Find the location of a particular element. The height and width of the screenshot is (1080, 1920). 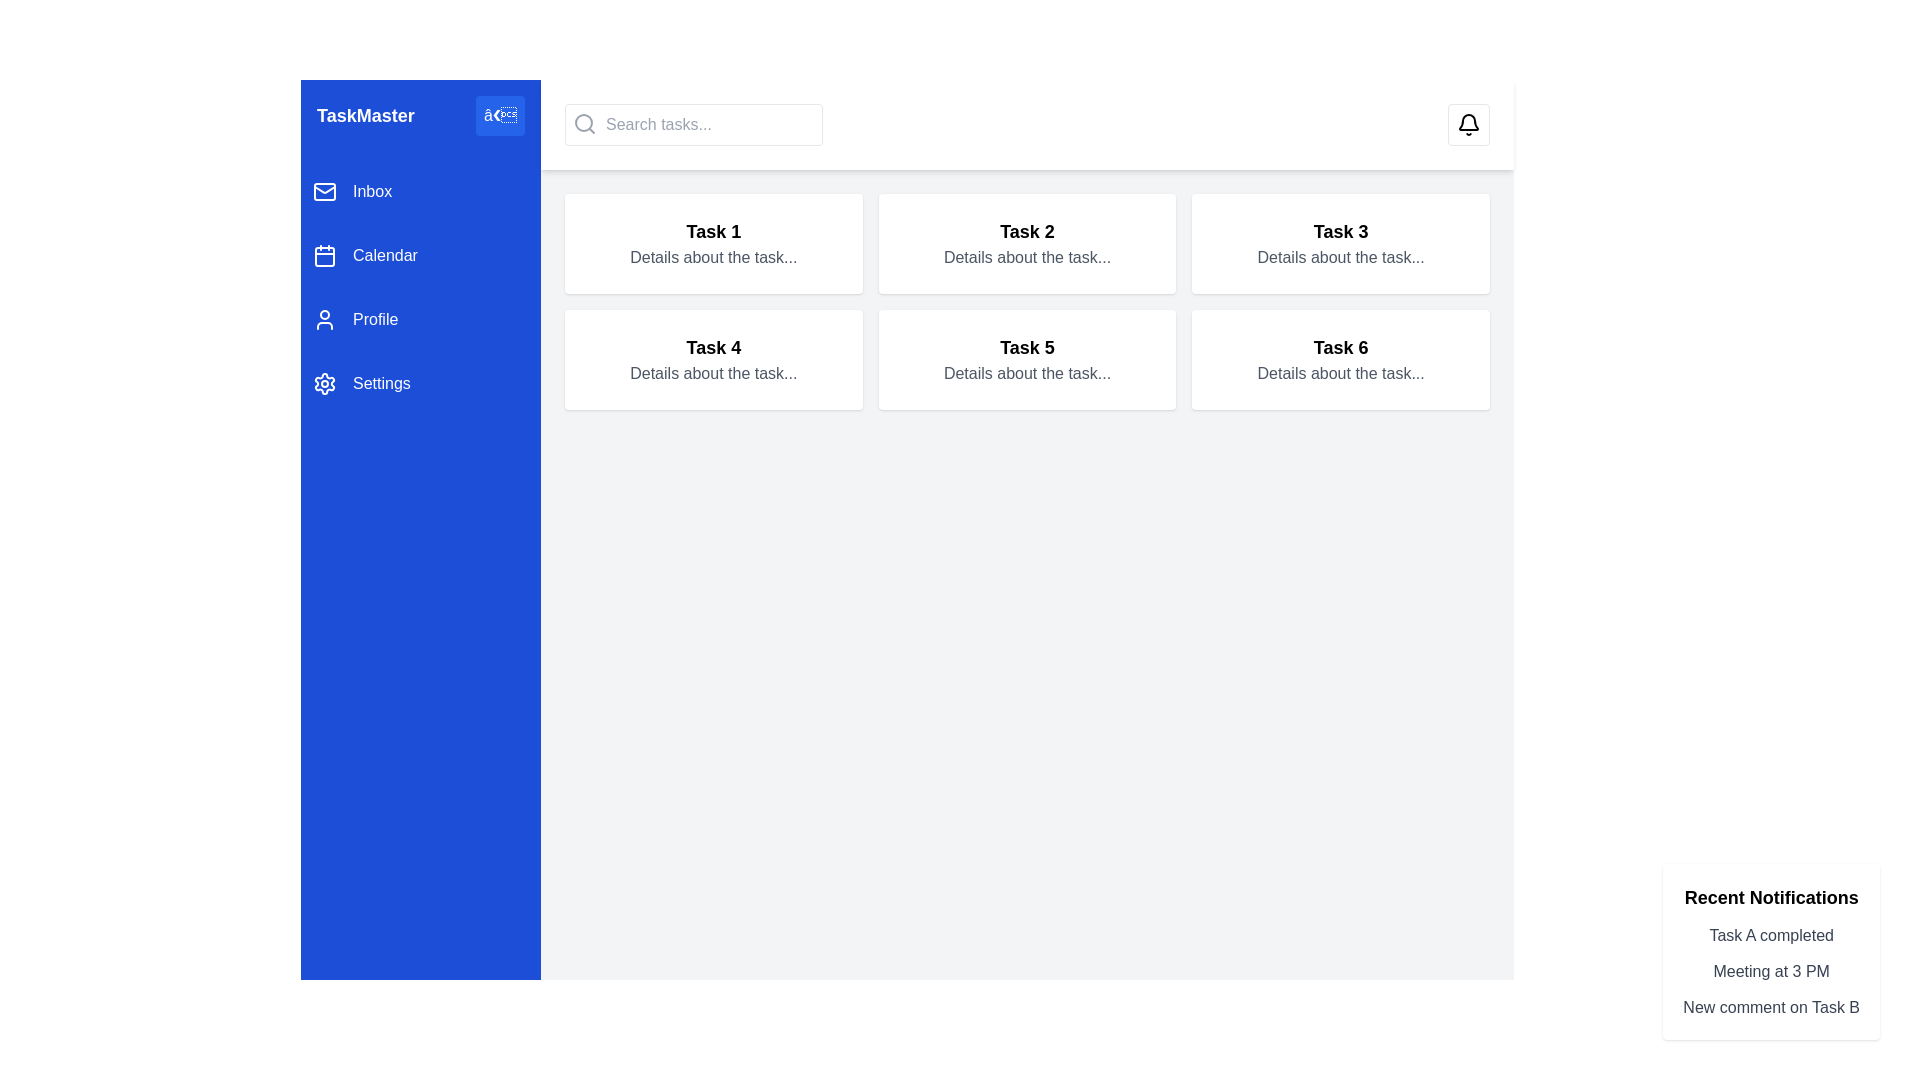

the 'Profile' text label, which is styled in white on a blue background and located in the left-hand sidebar menu, next to a person icon is located at coordinates (375, 319).